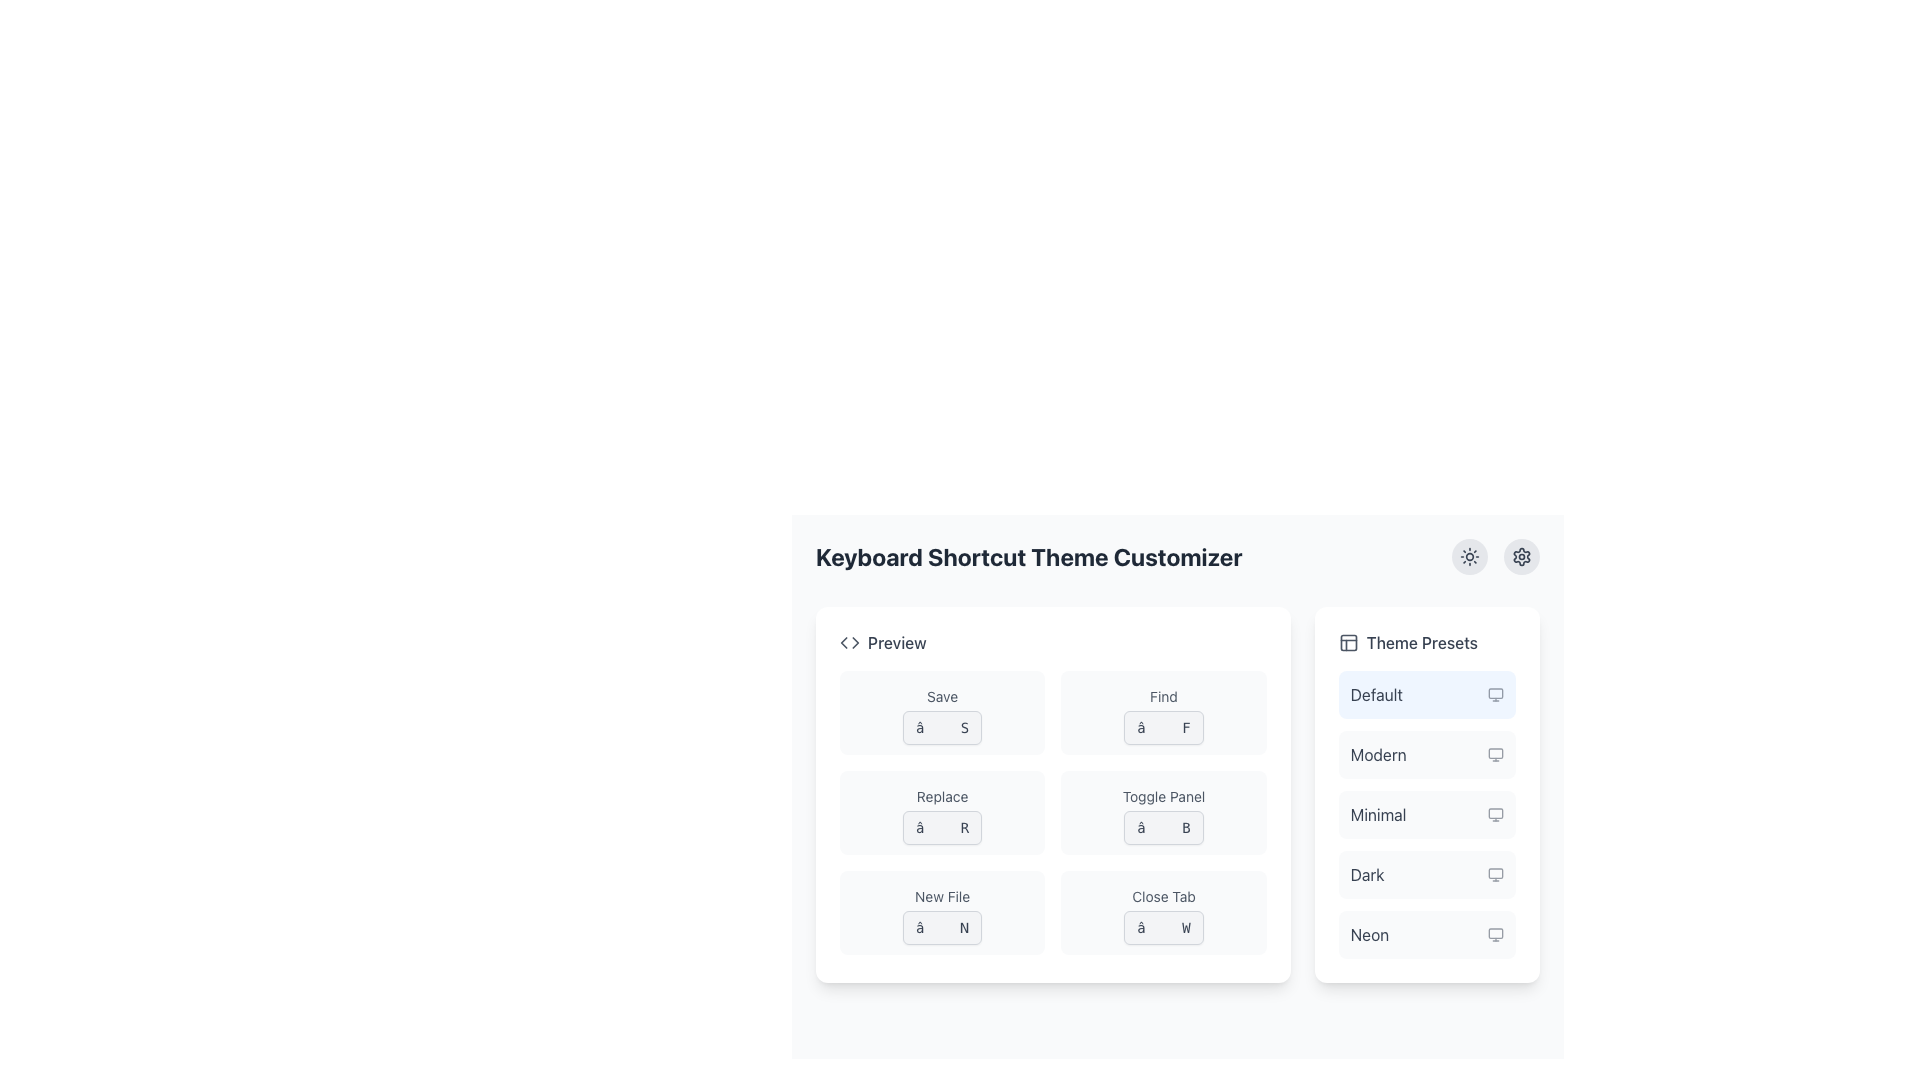 The image size is (1920, 1080). I want to click on the 'Find ⌘ F' shortcut label, which is the second element in the first row of the grid layout of shortcut labels, located to the right of 'Save ⌘ S' and above 'Replace ⌘ R', so click(1163, 712).